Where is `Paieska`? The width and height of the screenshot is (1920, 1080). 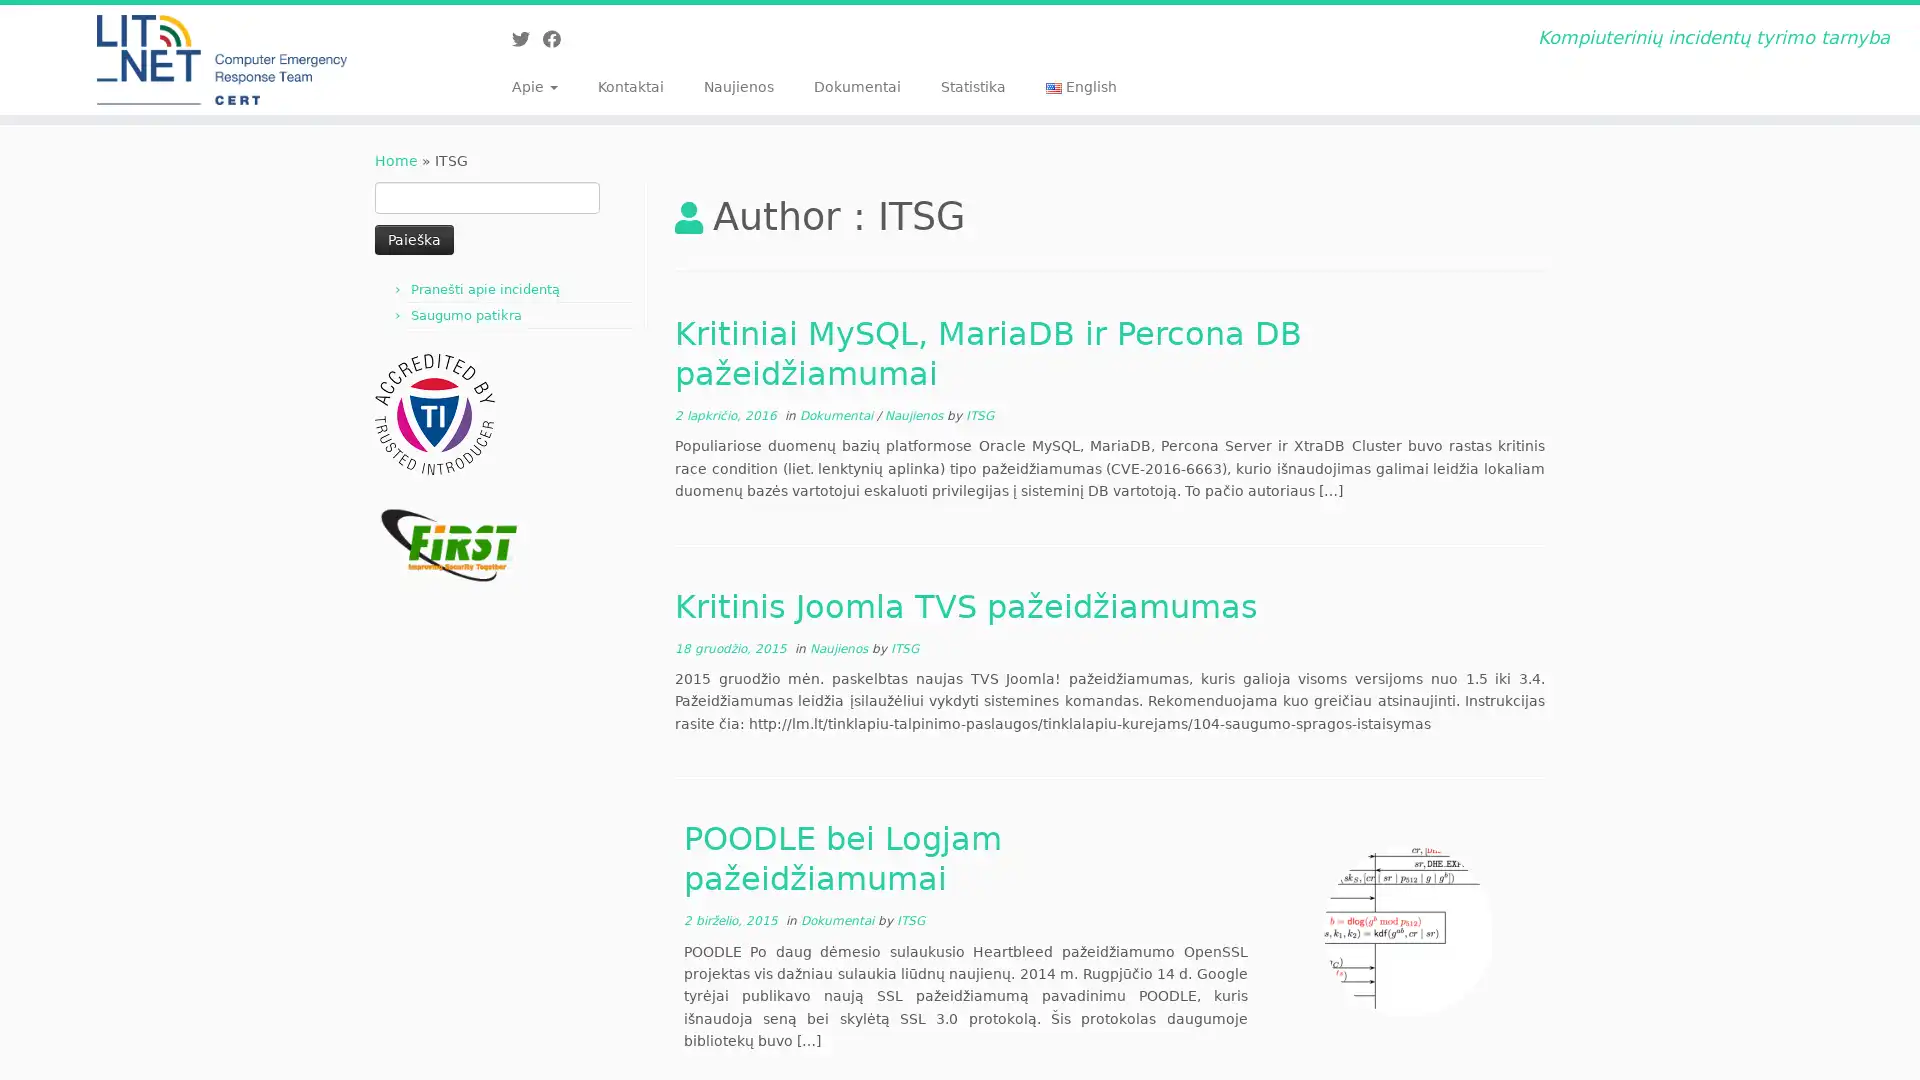 Paieska is located at coordinates (413, 238).